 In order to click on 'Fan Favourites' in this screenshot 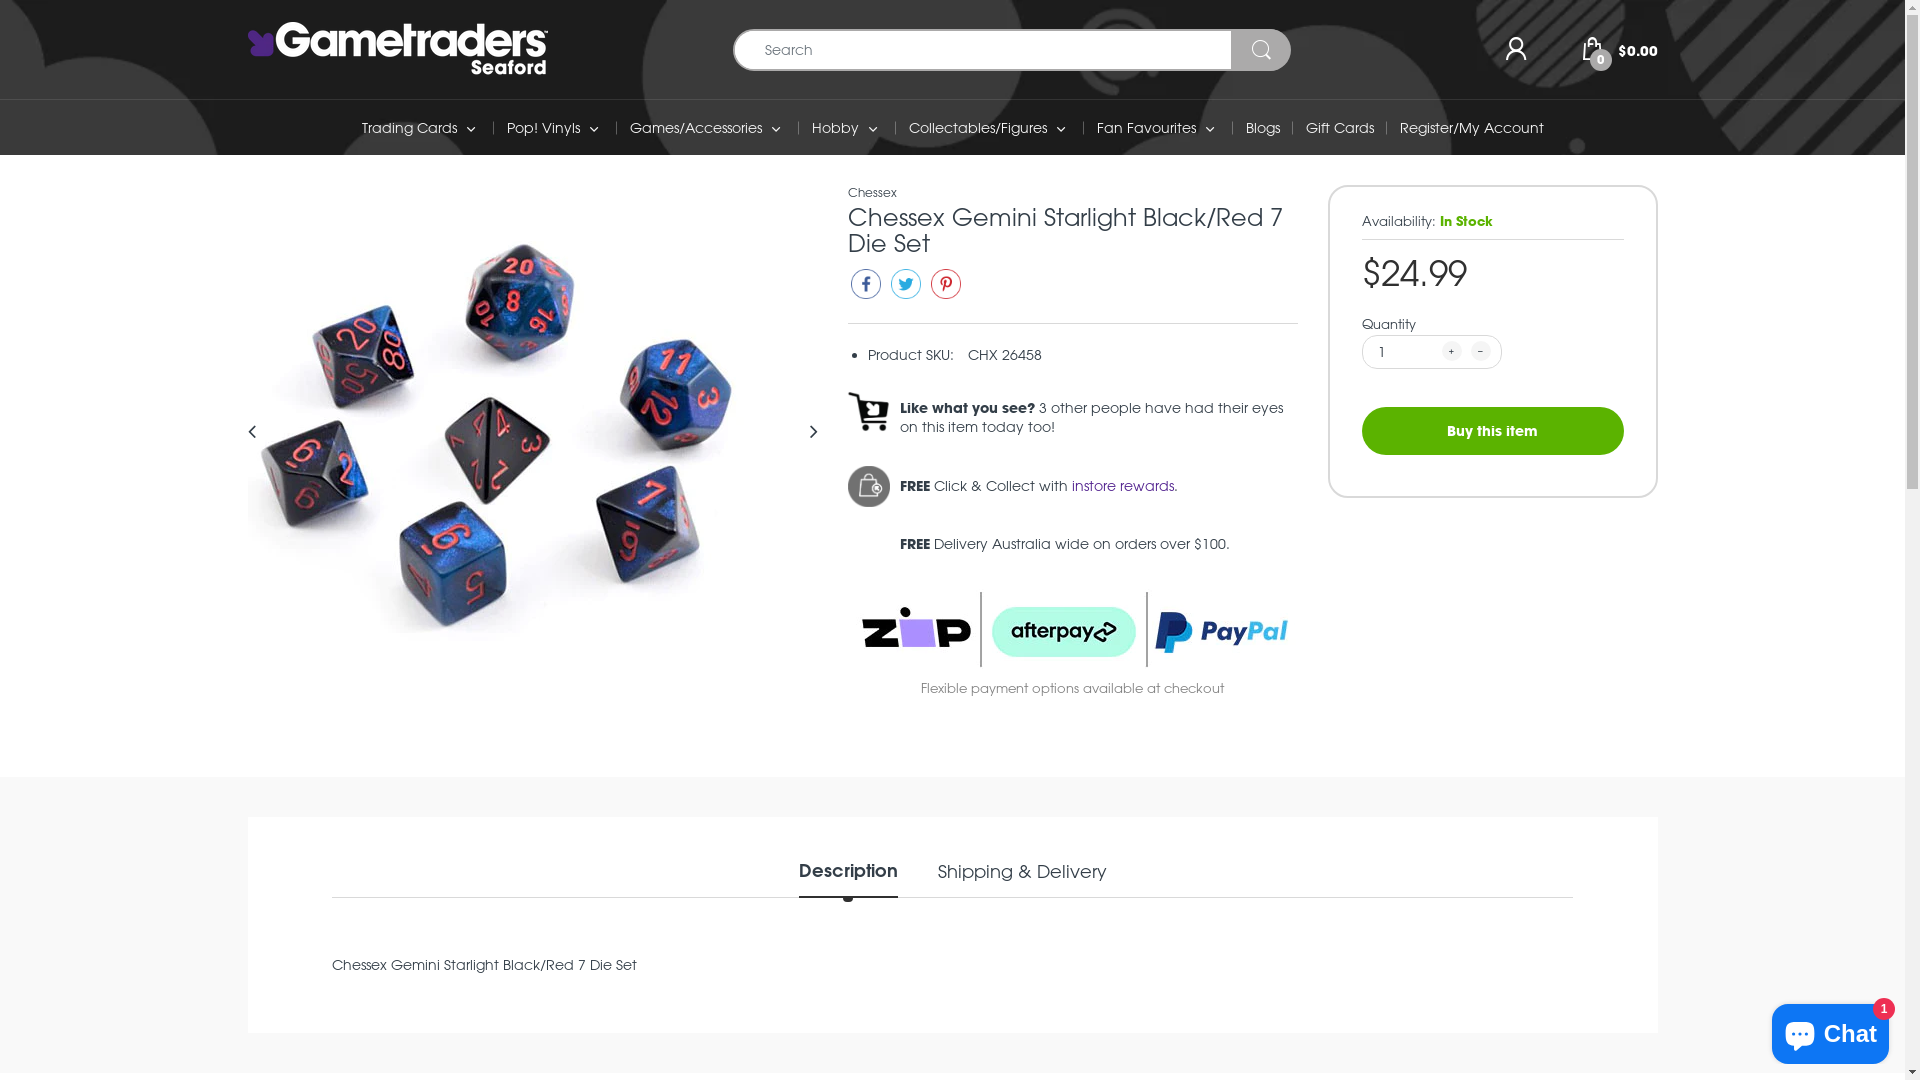, I will do `click(1145, 127)`.